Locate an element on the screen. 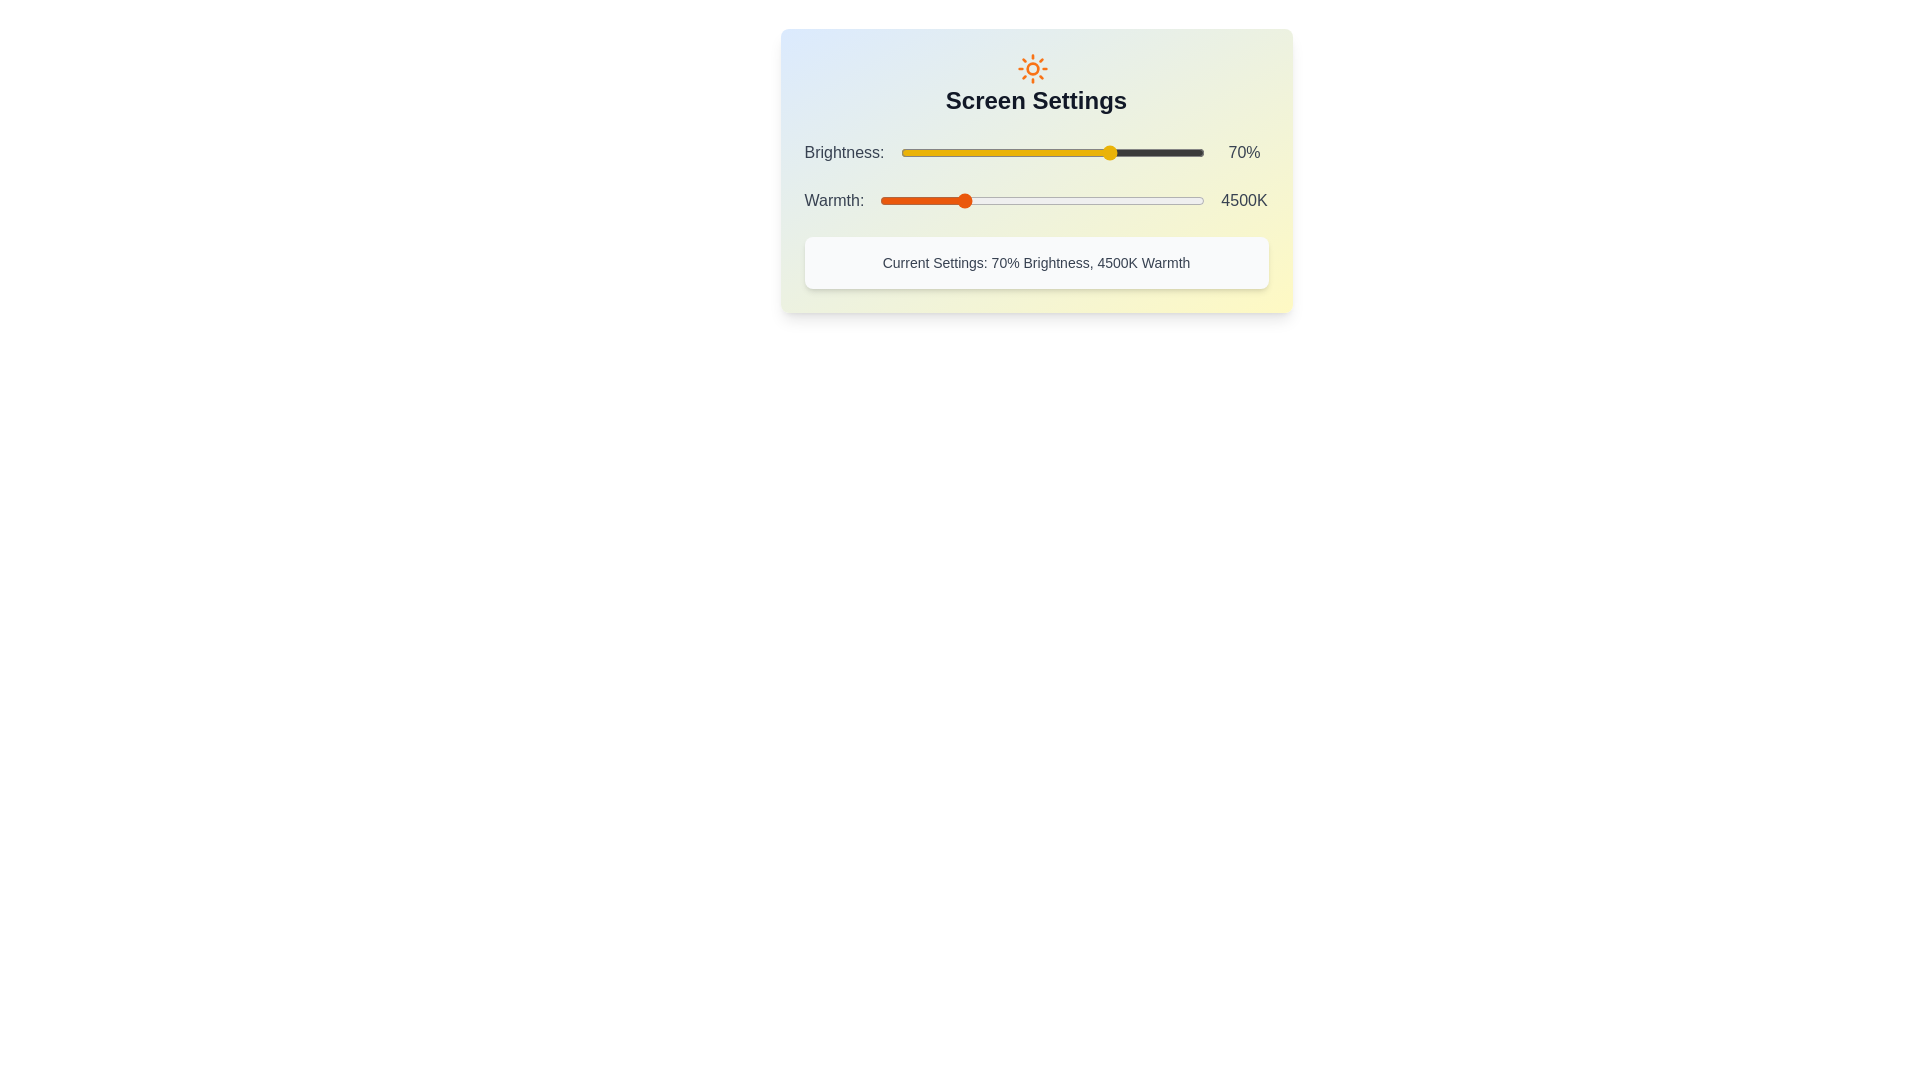 This screenshot has width=1920, height=1080. the Warmth slider to set the warmth to 3246 K is located at coordinates (892, 200).